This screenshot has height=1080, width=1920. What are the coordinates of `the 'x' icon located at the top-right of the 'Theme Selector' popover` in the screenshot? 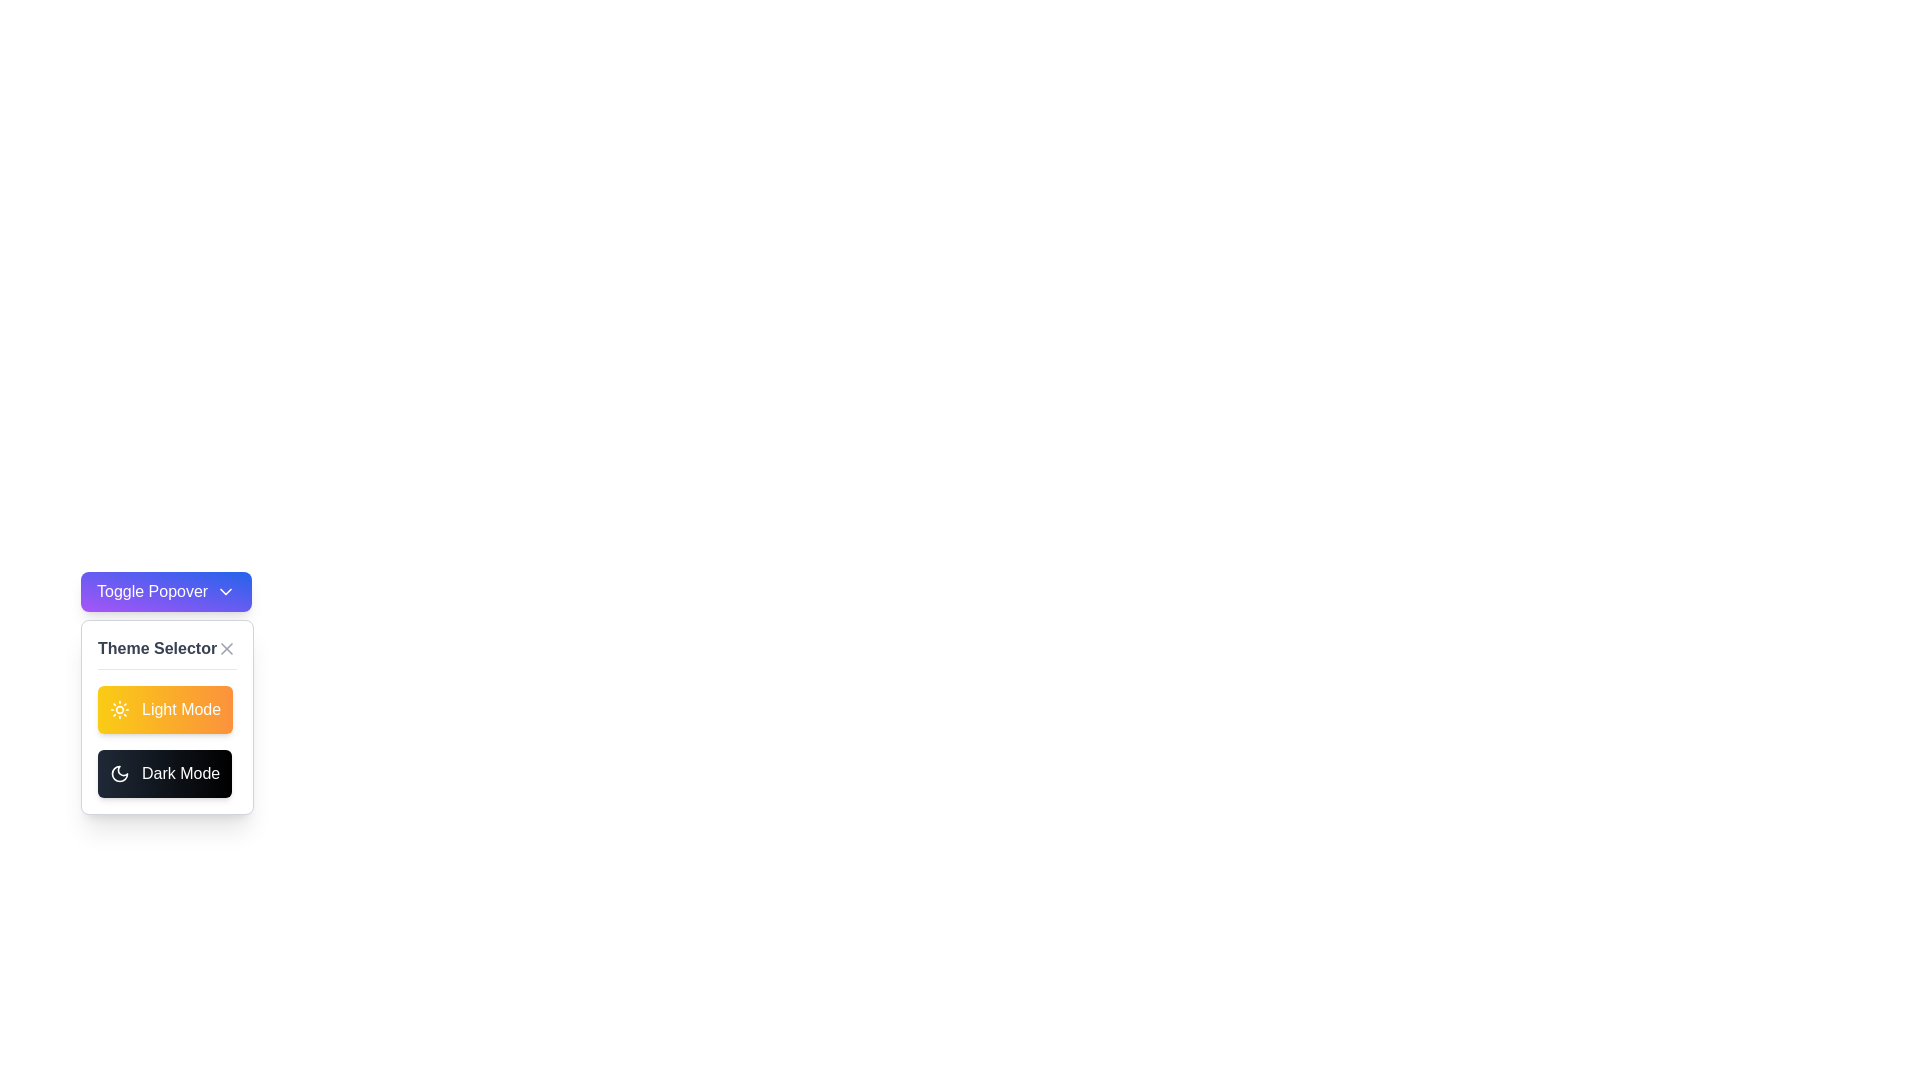 It's located at (227, 648).